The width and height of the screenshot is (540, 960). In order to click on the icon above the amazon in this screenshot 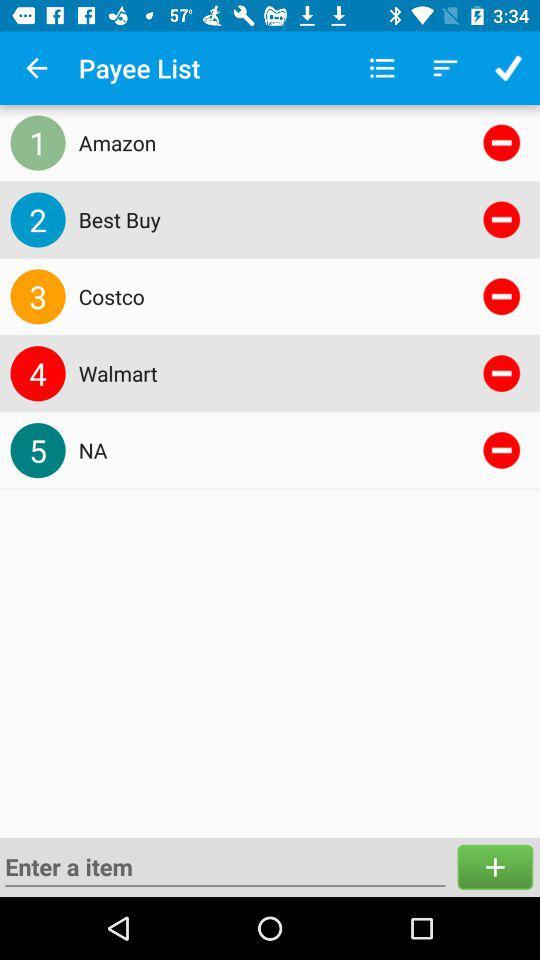, I will do `click(382, 68)`.